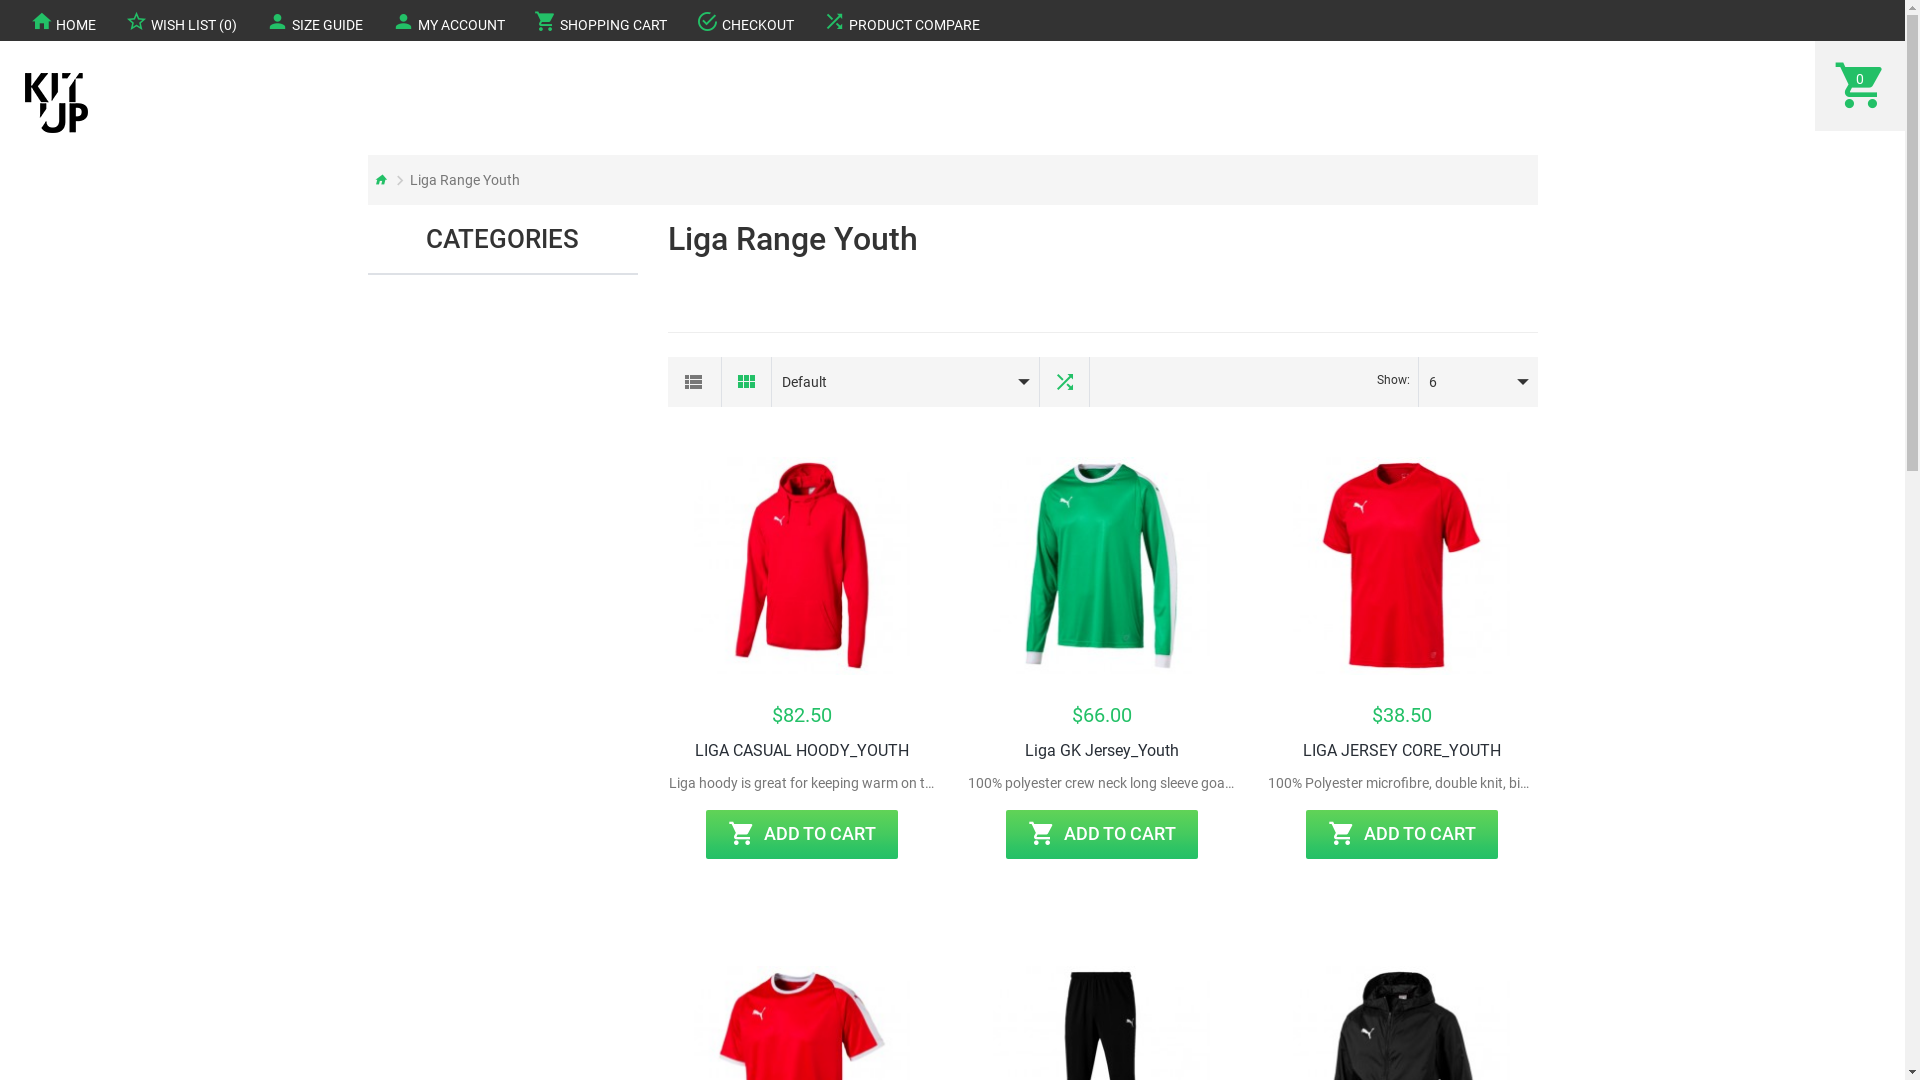 The width and height of the screenshot is (1920, 1080). I want to click on 'SIZE GUIDE', so click(313, 20).